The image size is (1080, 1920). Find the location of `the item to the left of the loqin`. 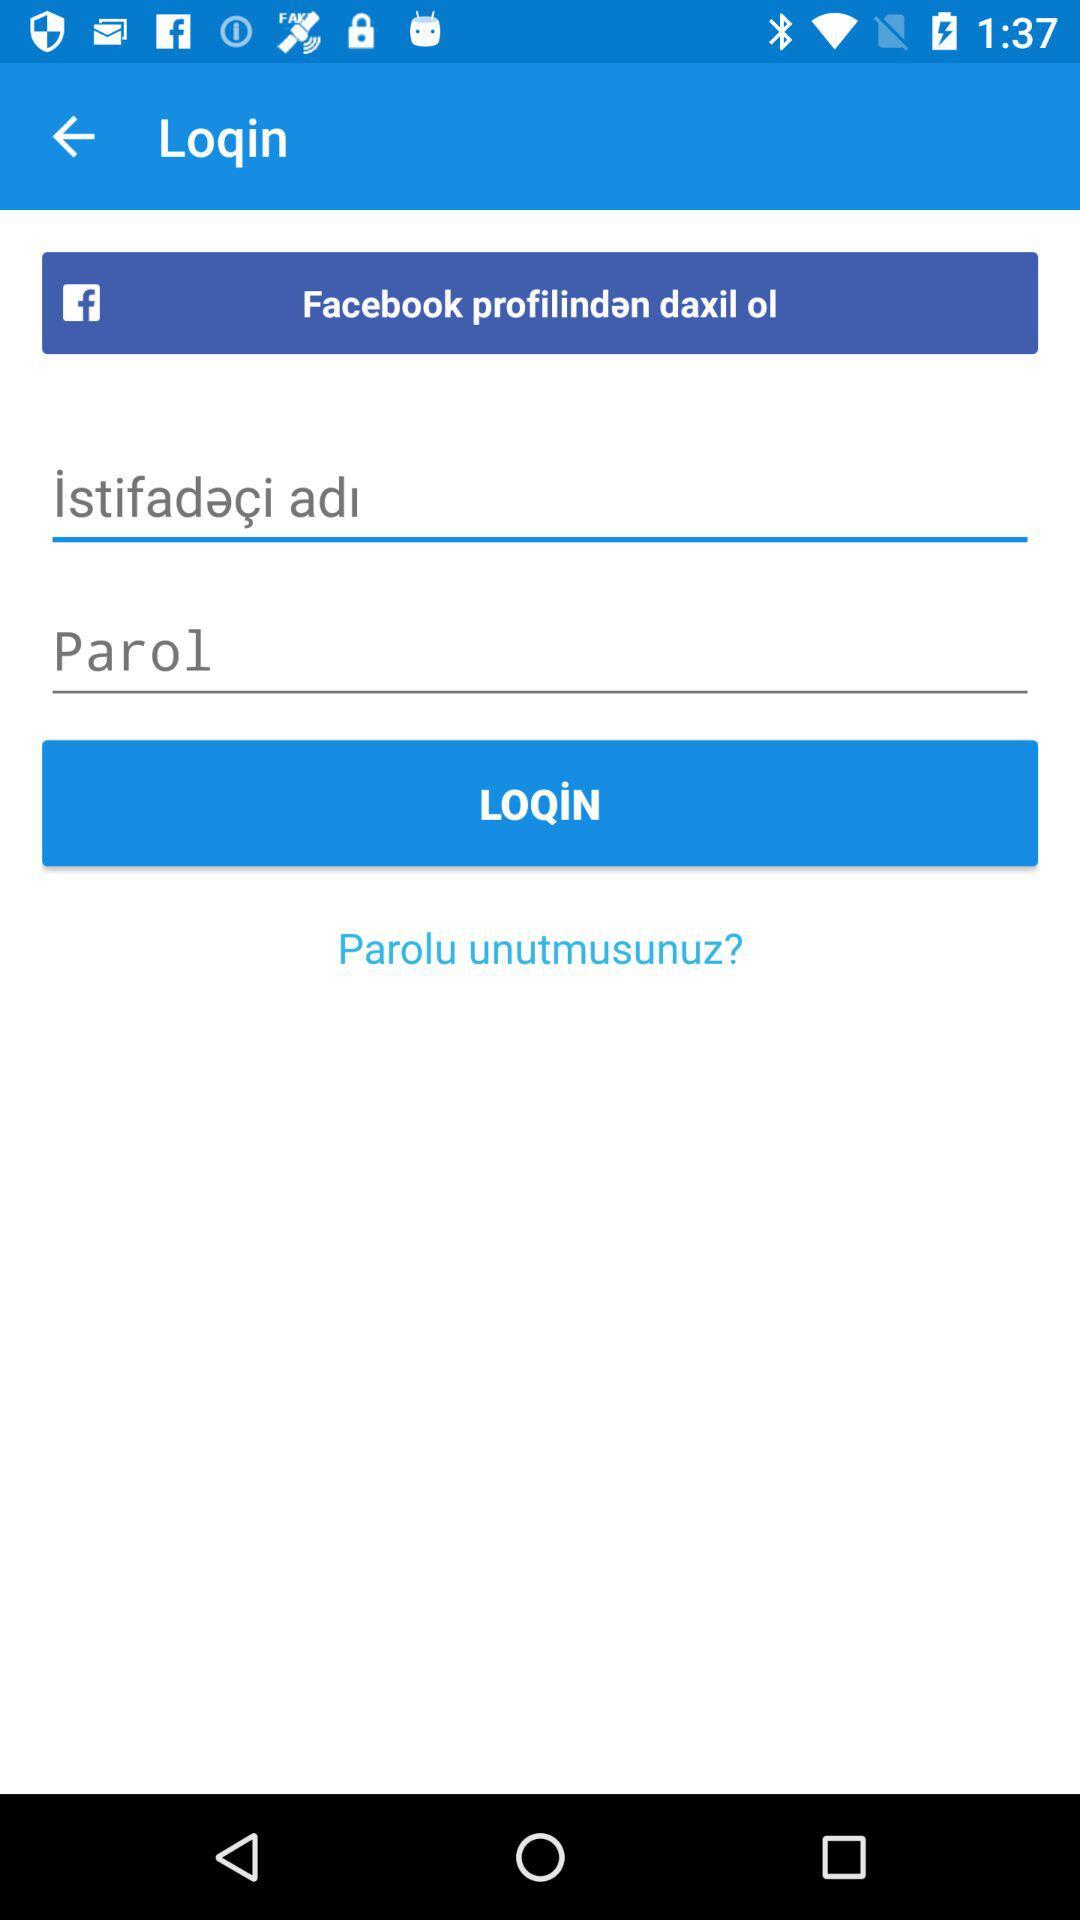

the item to the left of the loqin is located at coordinates (72, 135).